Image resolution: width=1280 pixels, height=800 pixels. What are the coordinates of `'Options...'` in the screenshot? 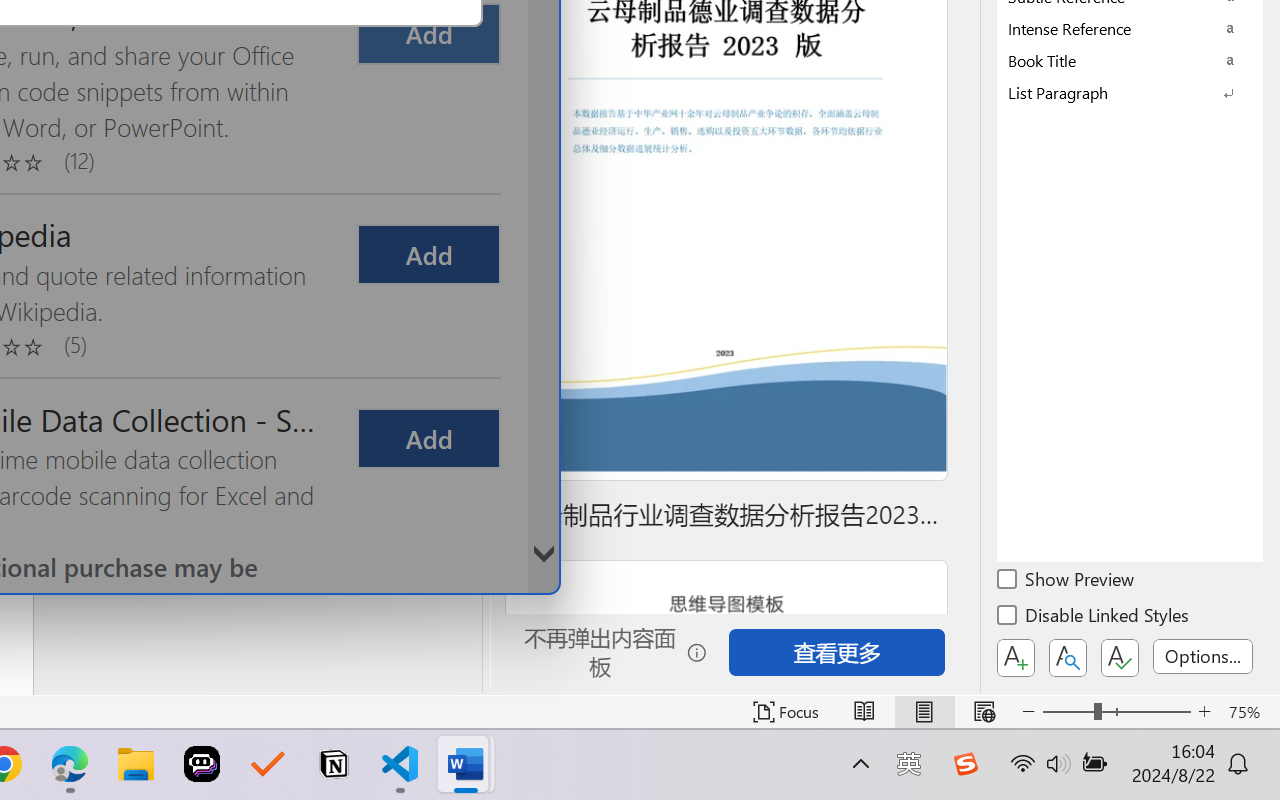 It's located at (1202, 655).